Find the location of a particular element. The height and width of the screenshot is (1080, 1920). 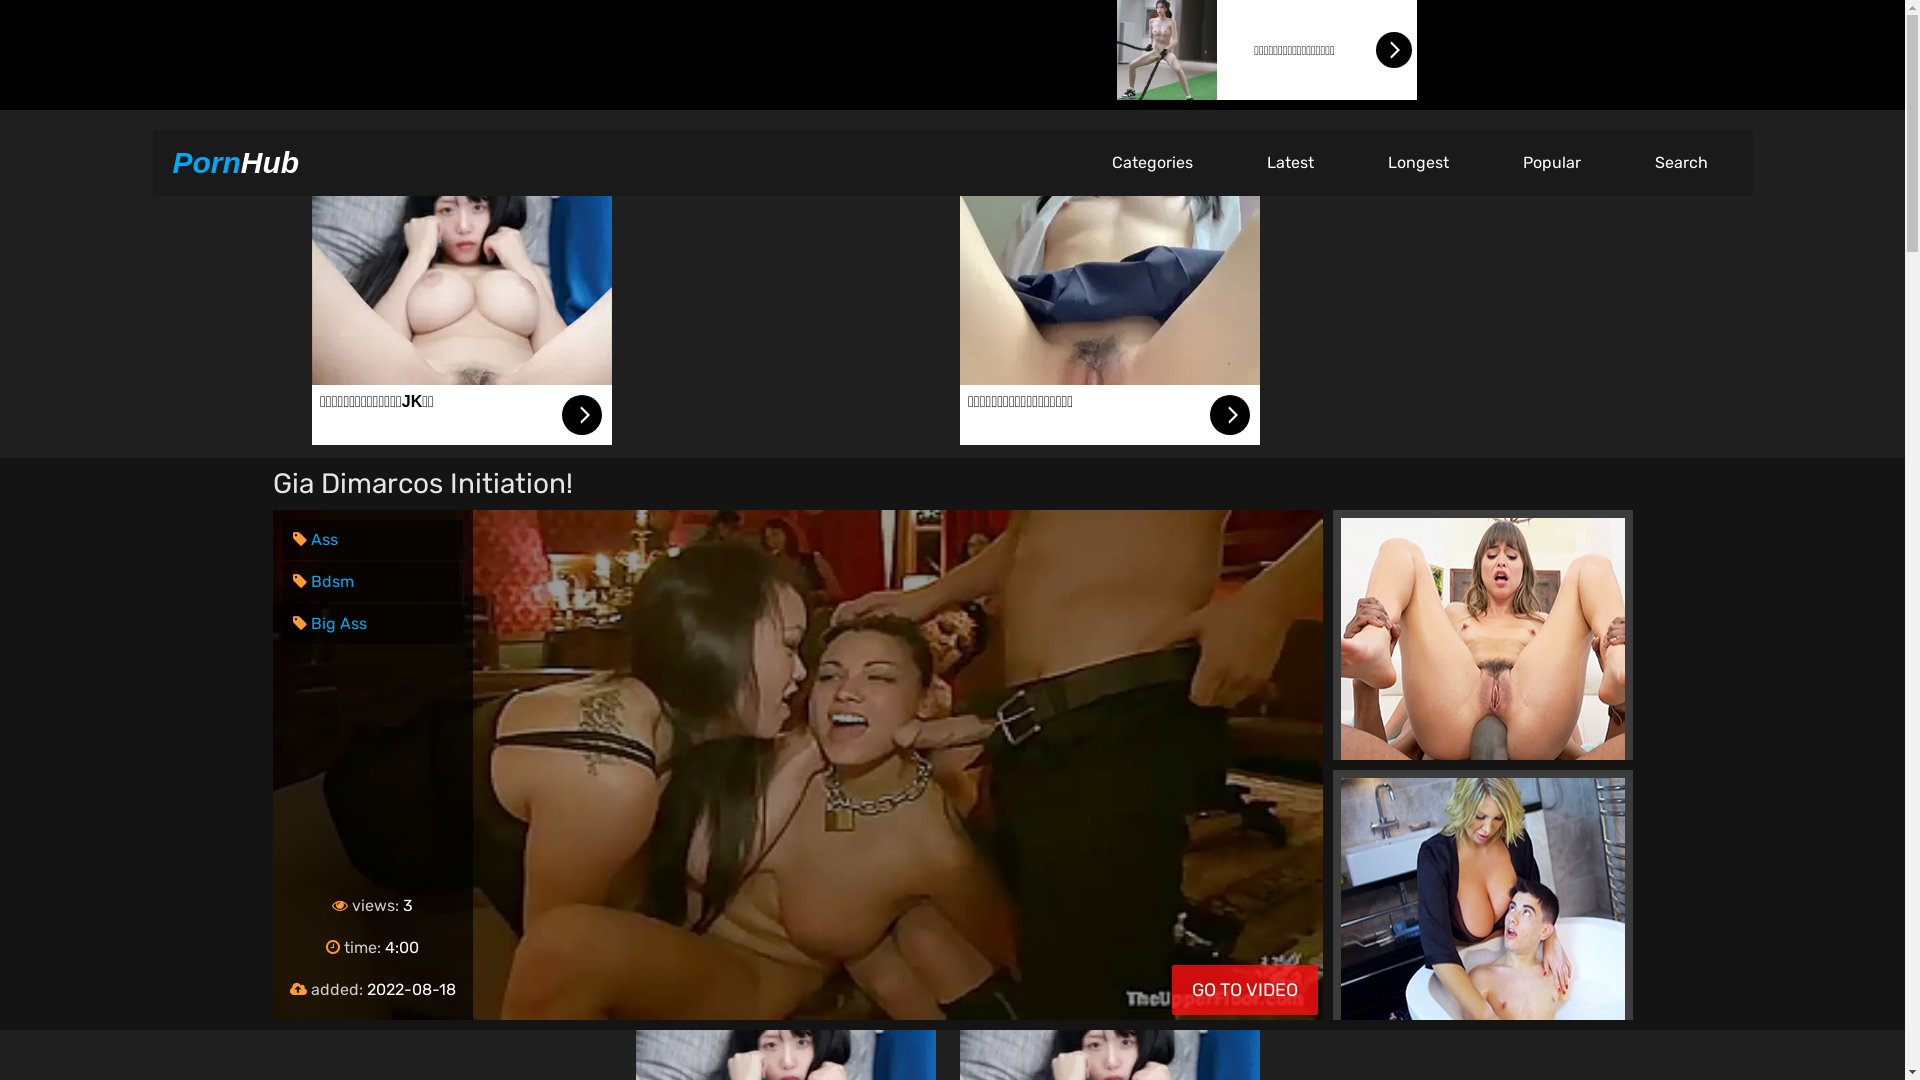

'Longest' is located at coordinates (1416, 161).